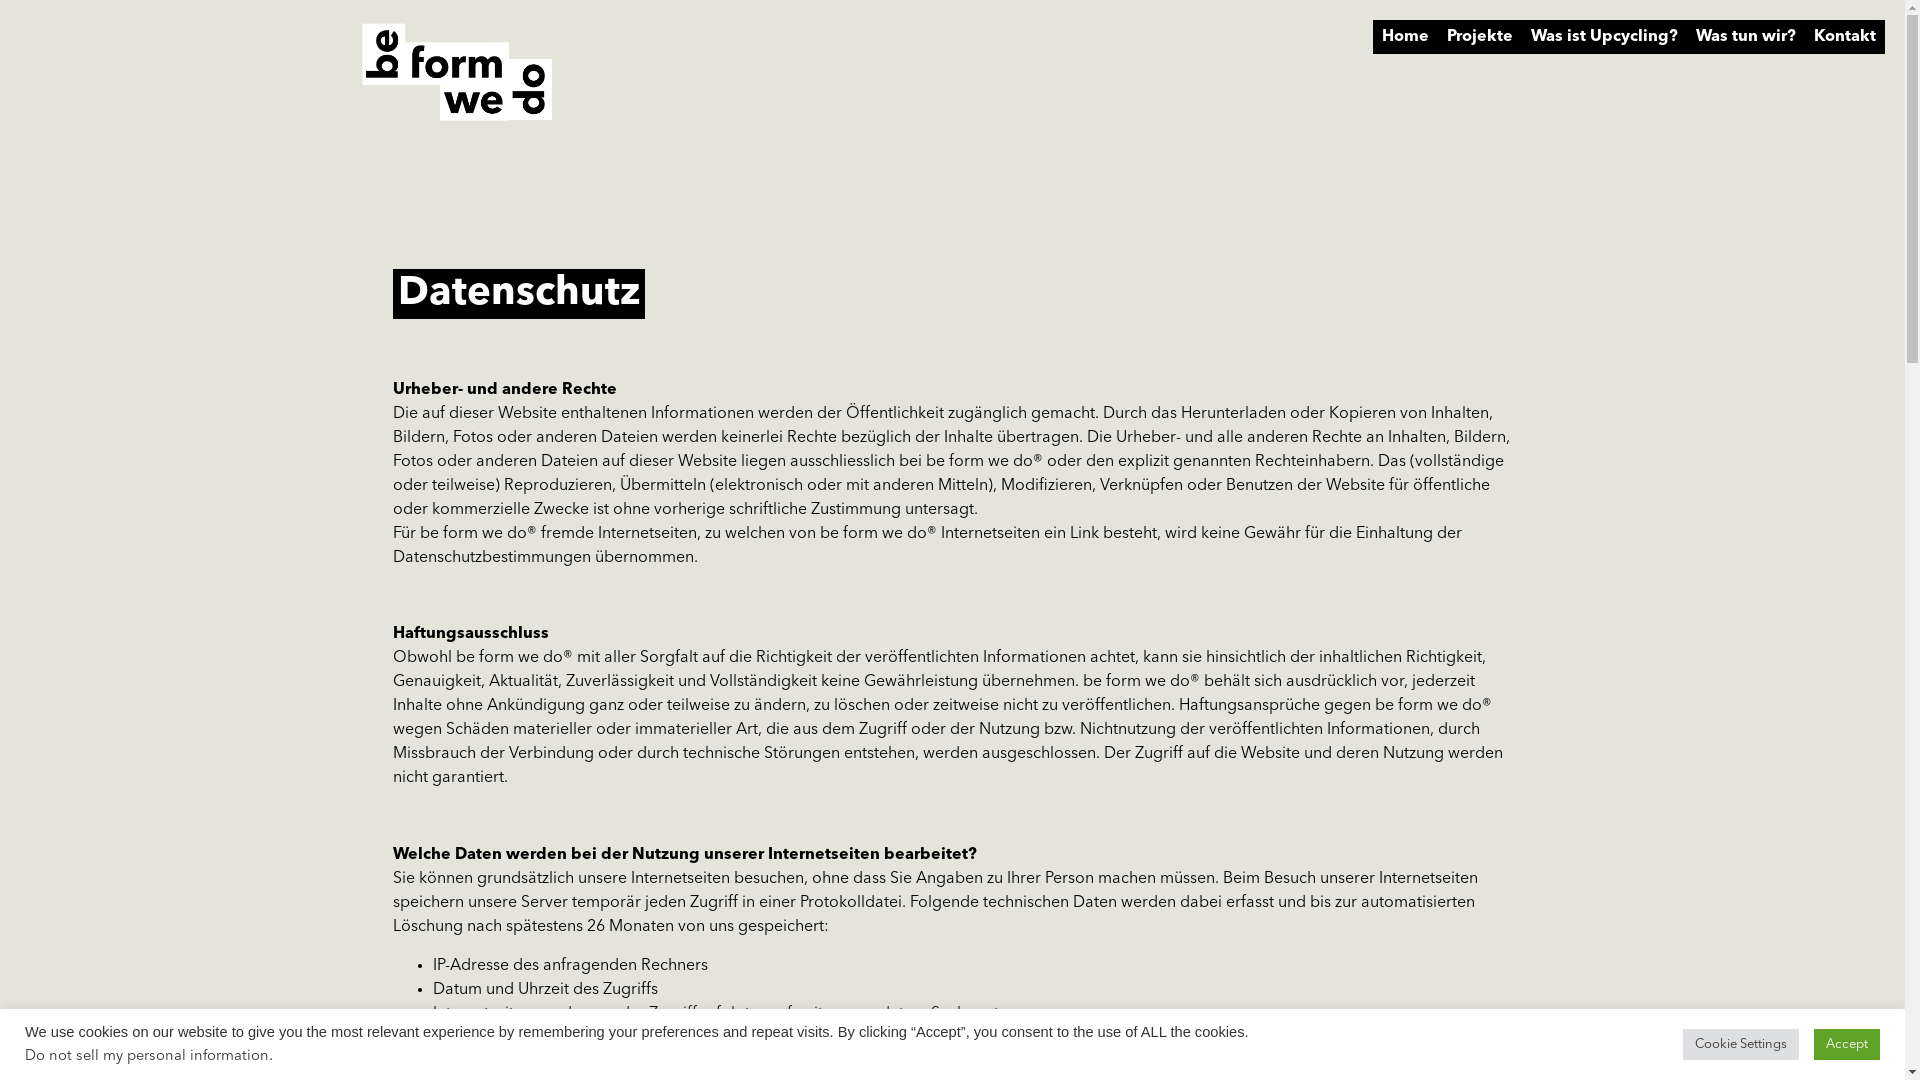 This screenshot has height=1080, width=1920. Describe the element at coordinates (1846, 1043) in the screenshot. I see `'Accept'` at that location.